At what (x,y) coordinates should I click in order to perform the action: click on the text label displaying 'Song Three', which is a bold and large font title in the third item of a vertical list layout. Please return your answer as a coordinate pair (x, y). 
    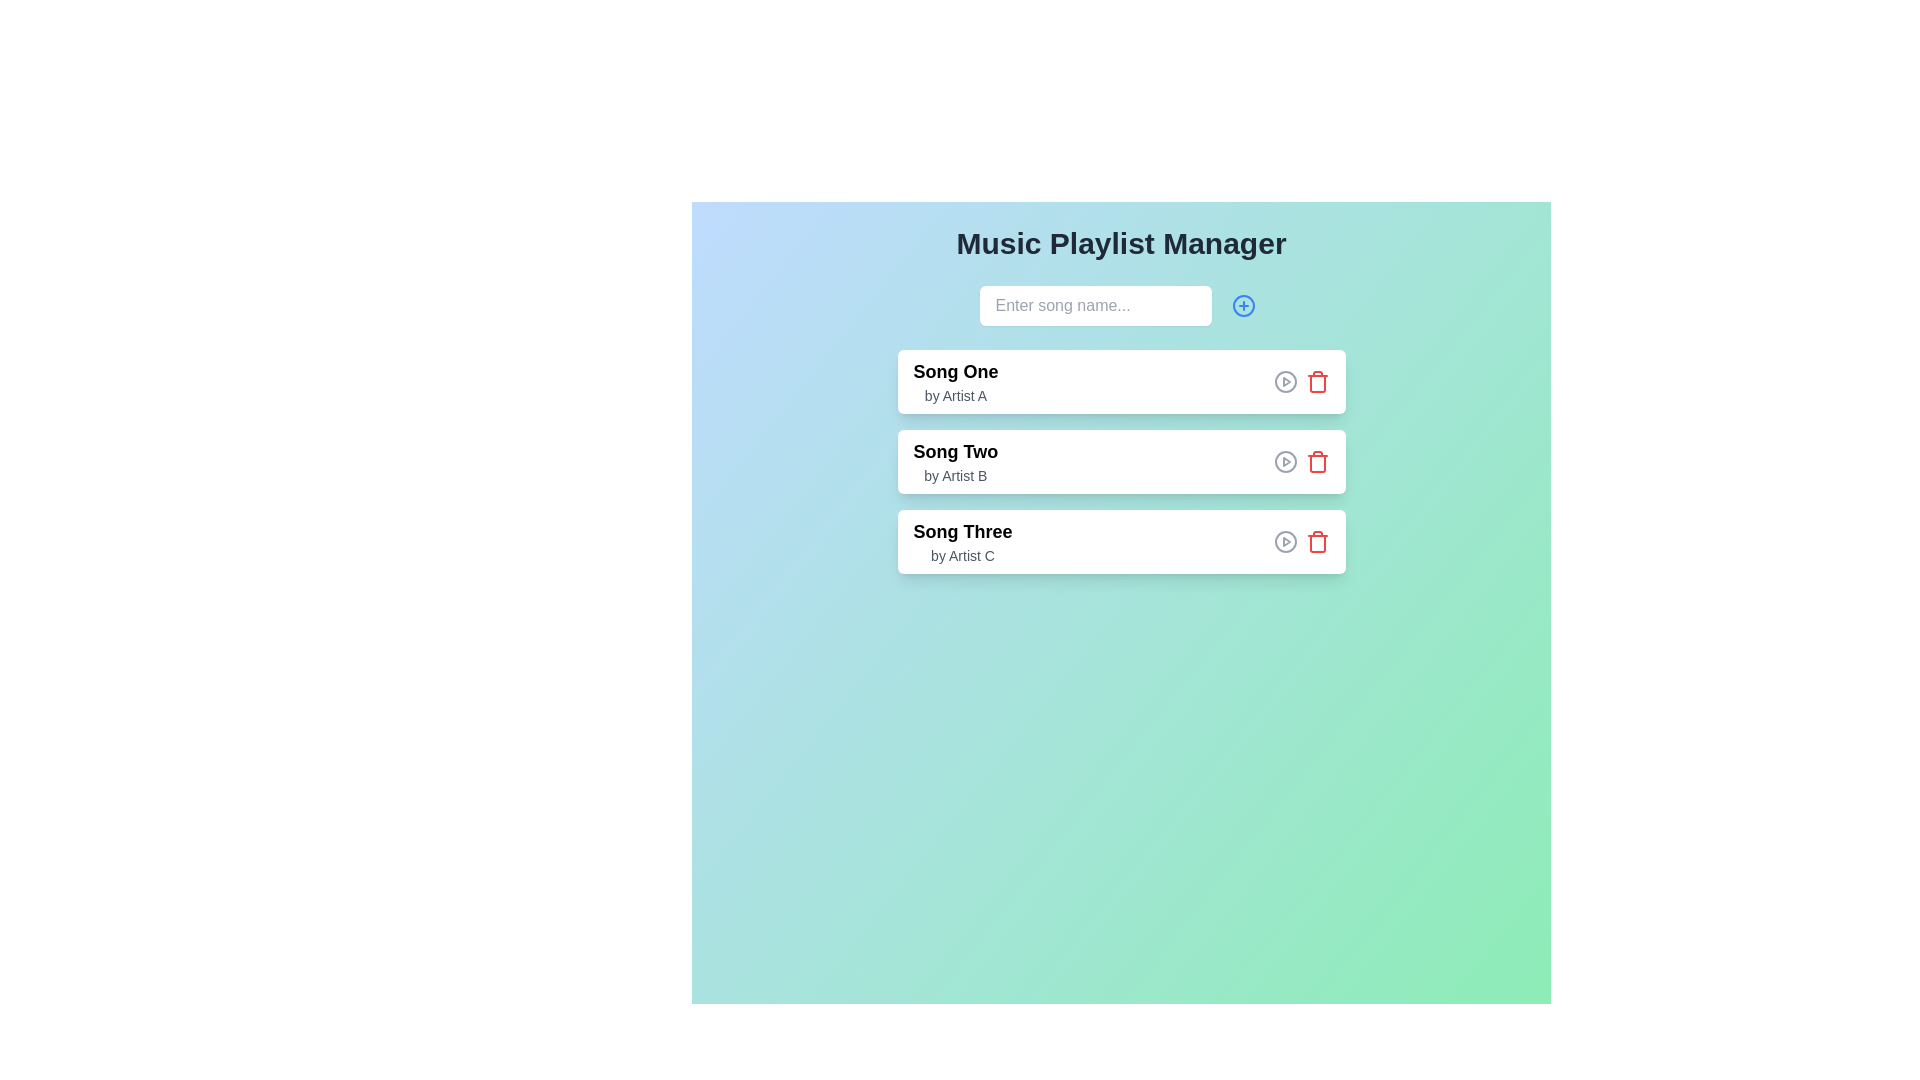
    Looking at the image, I should click on (963, 531).